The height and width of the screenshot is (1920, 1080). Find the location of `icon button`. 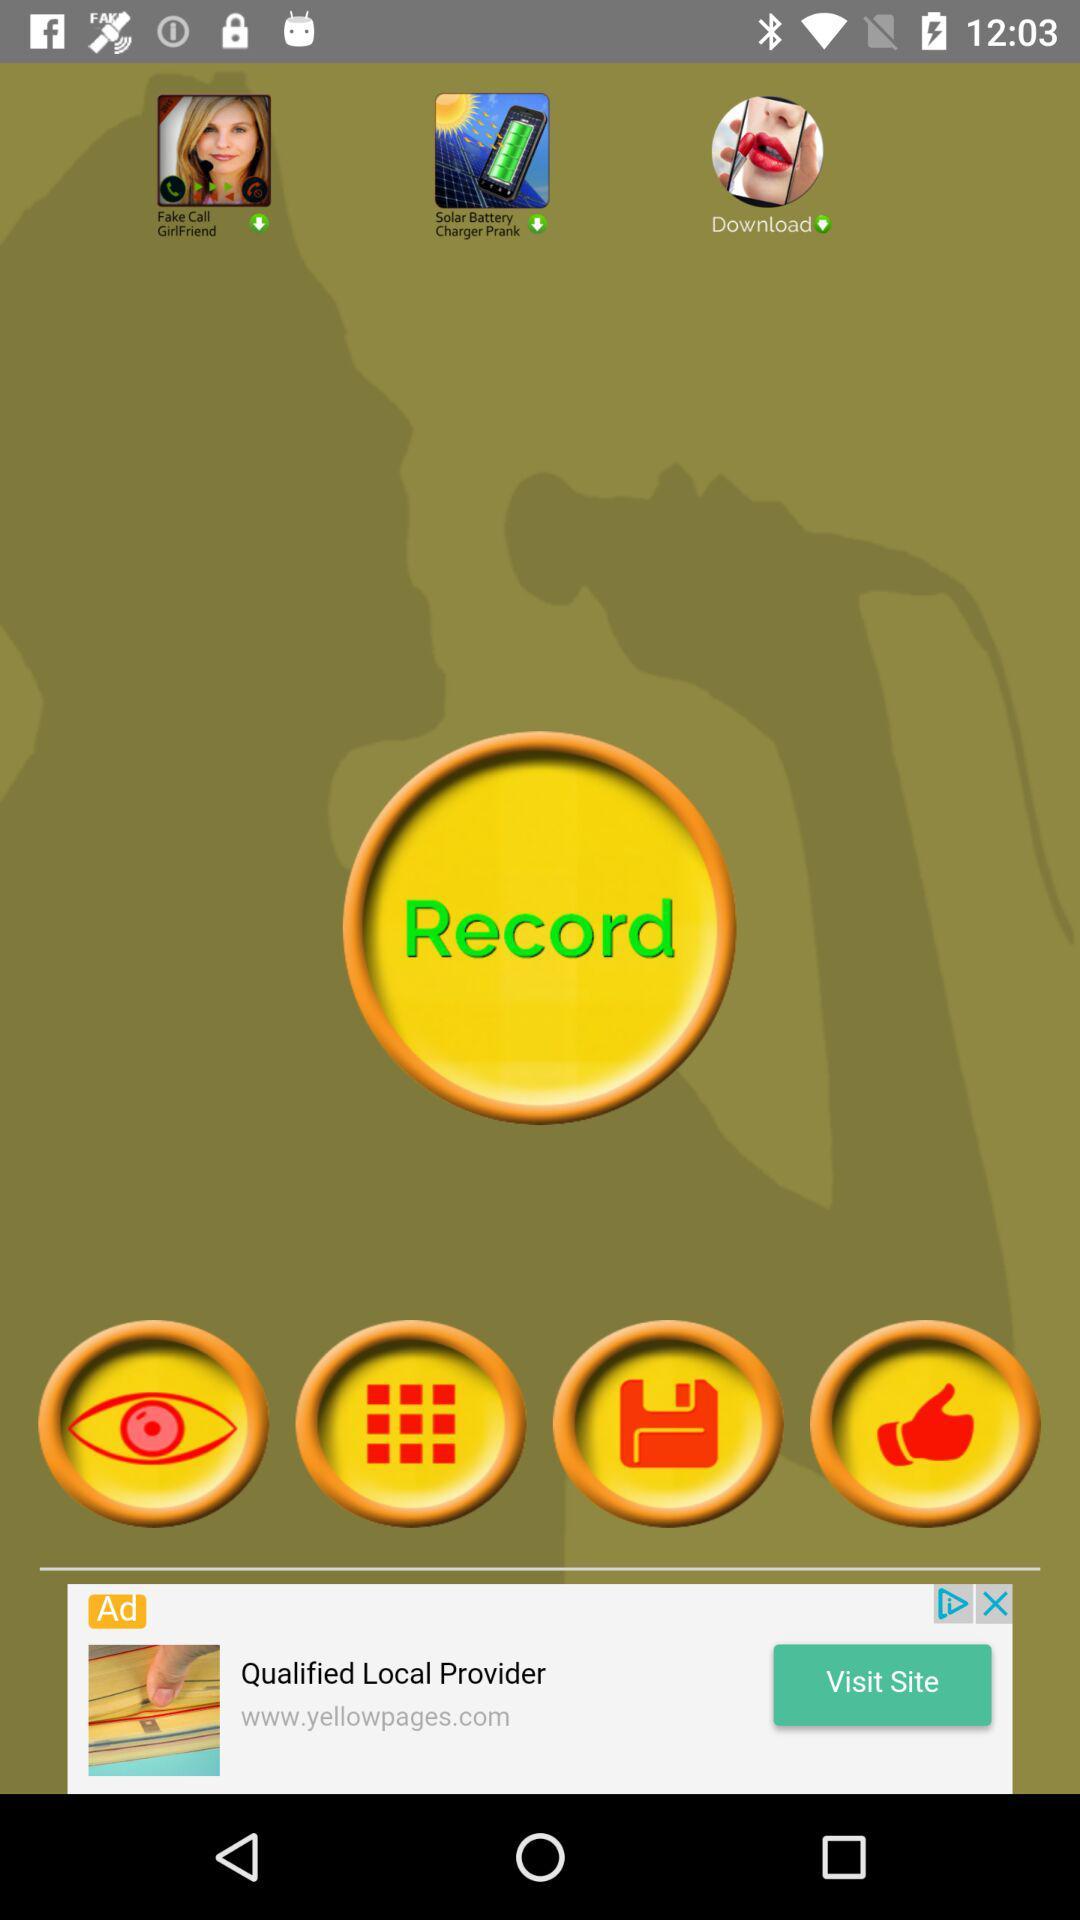

icon button is located at coordinates (668, 1422).